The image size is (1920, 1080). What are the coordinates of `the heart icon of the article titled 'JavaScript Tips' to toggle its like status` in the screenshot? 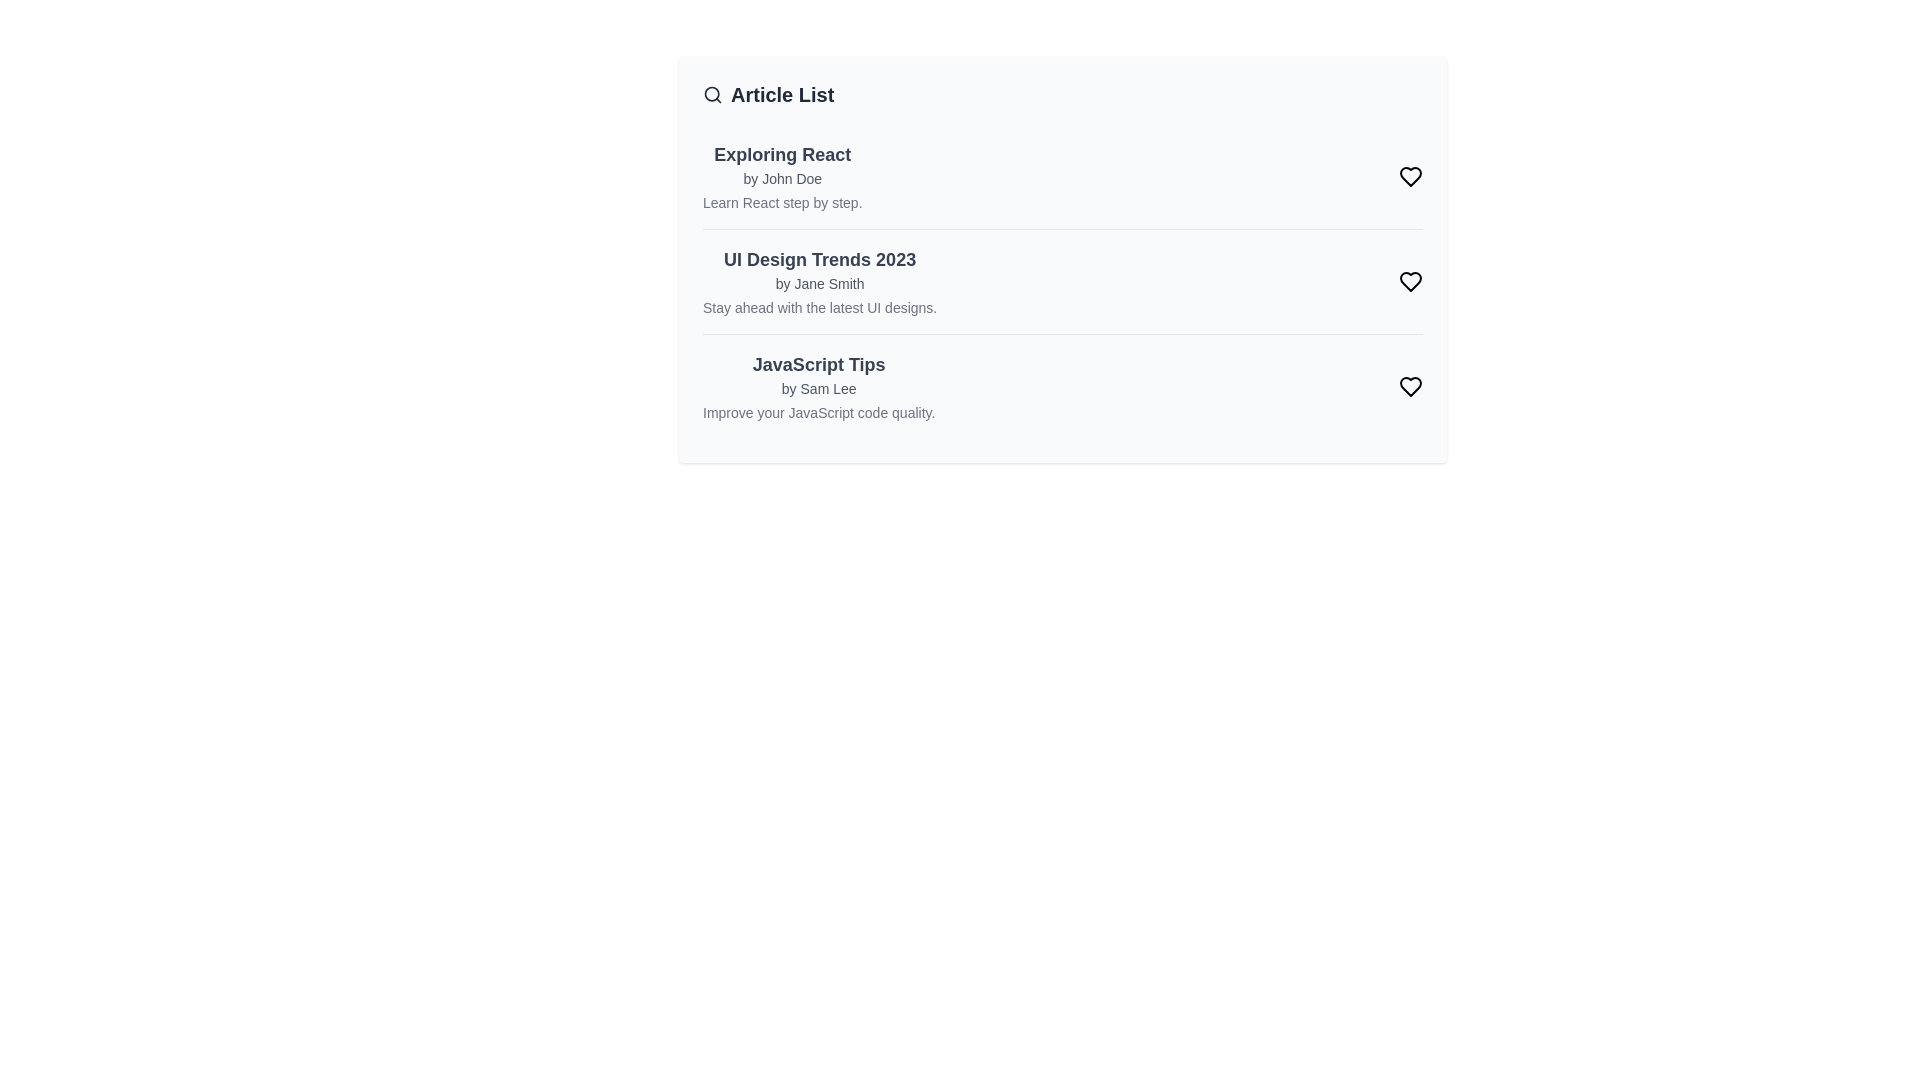 It's located at (1410, 386).